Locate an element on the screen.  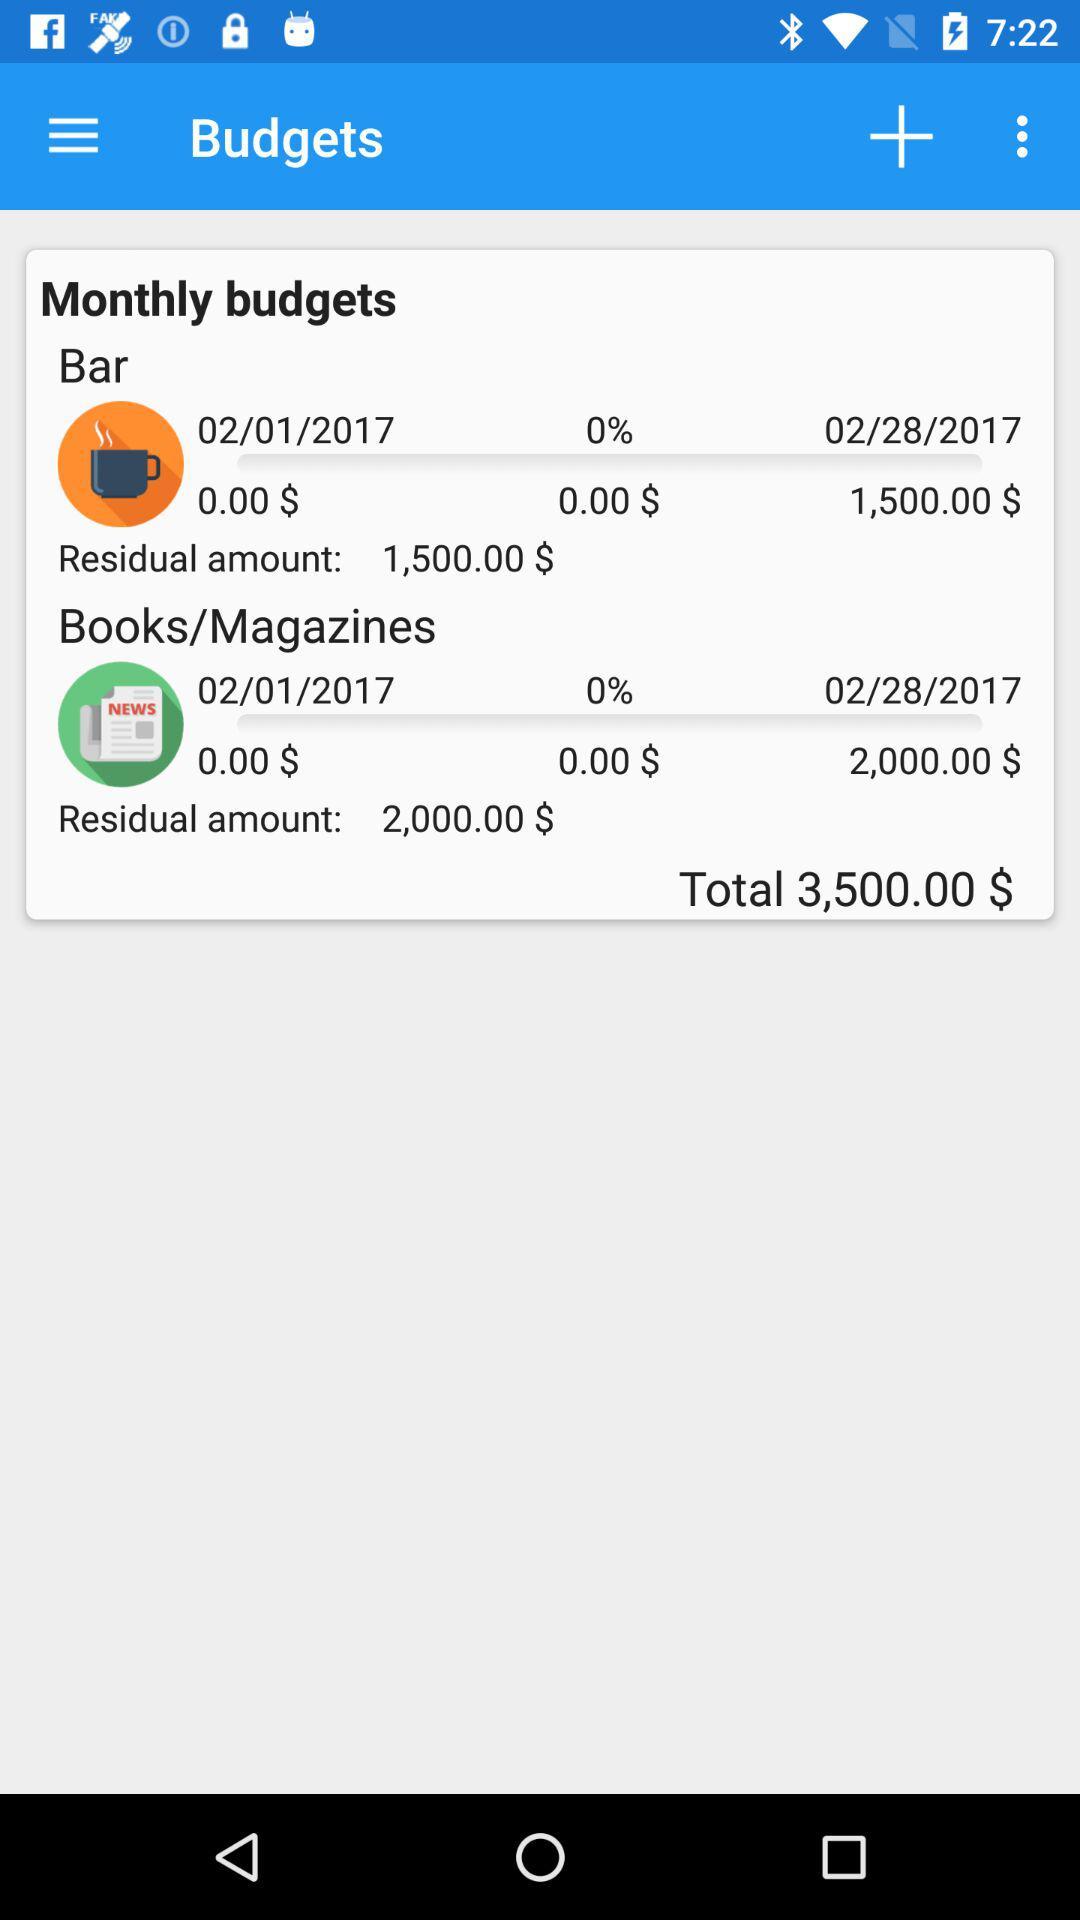
the total 3 500 is located at coordinates (540, 886).